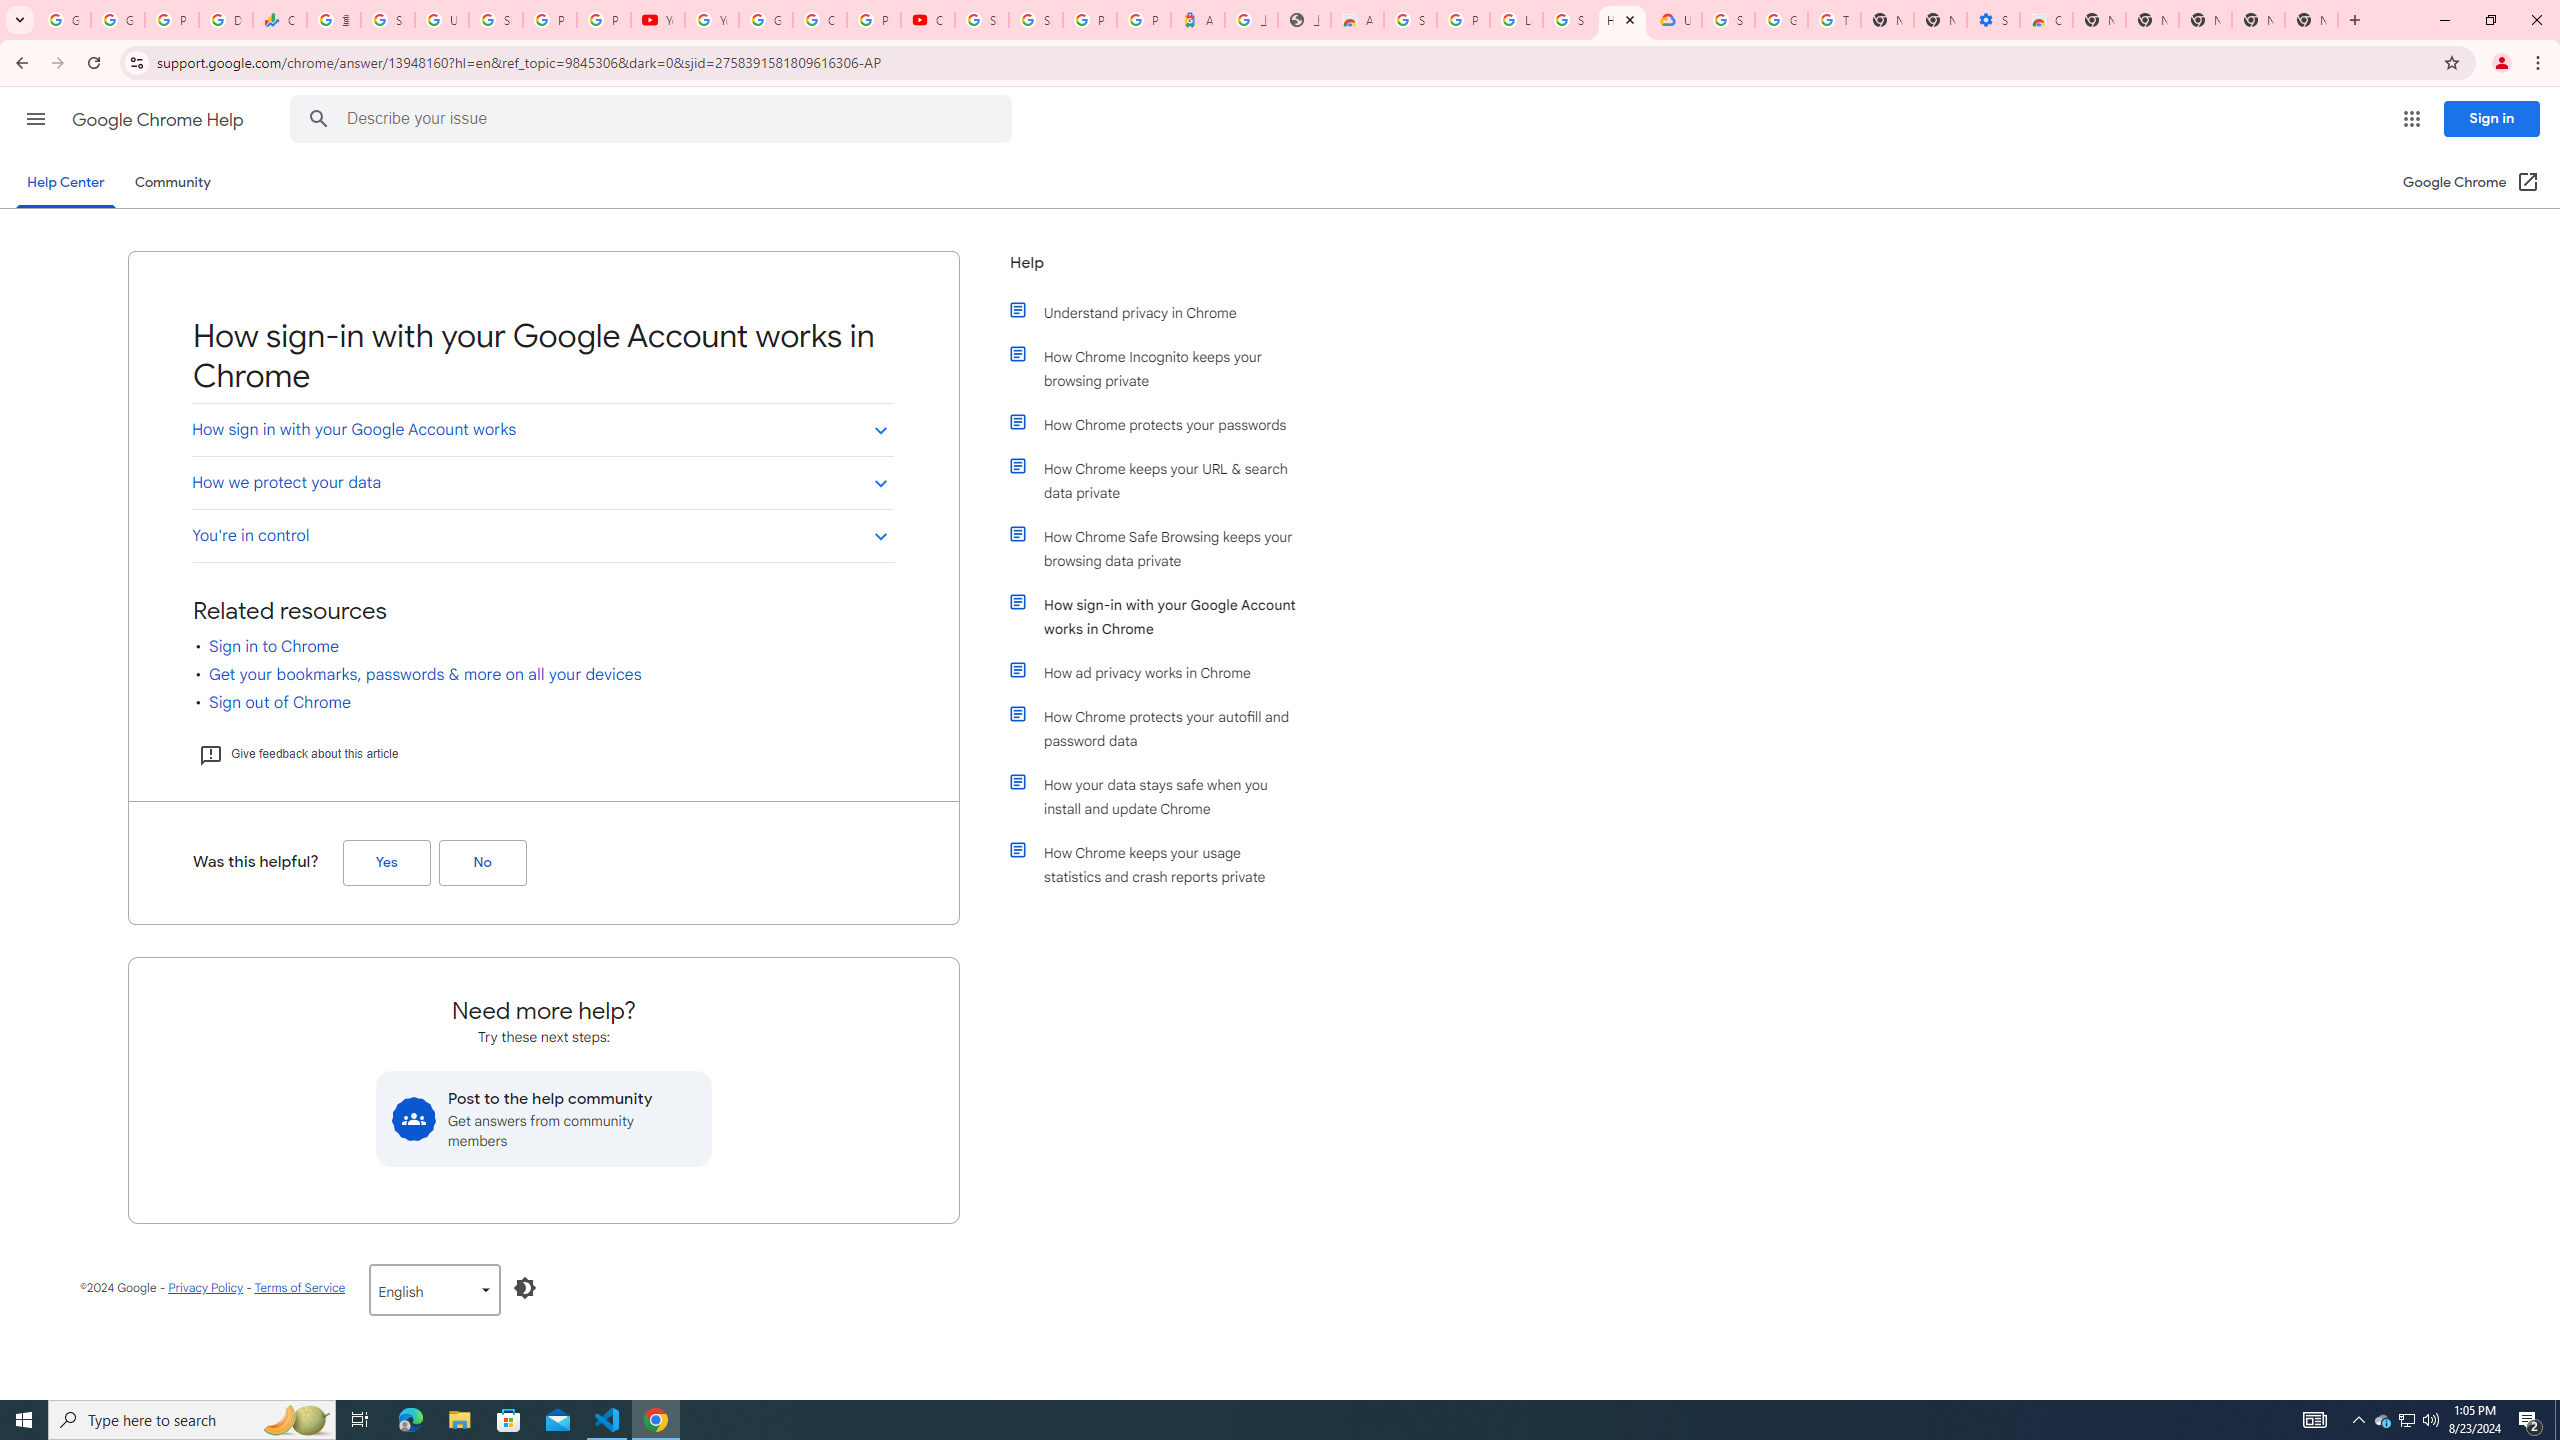 The height and width of the screenshot is (1440, 2560). I want to click on 'No (Was this helpful?)', so click(481, 861).